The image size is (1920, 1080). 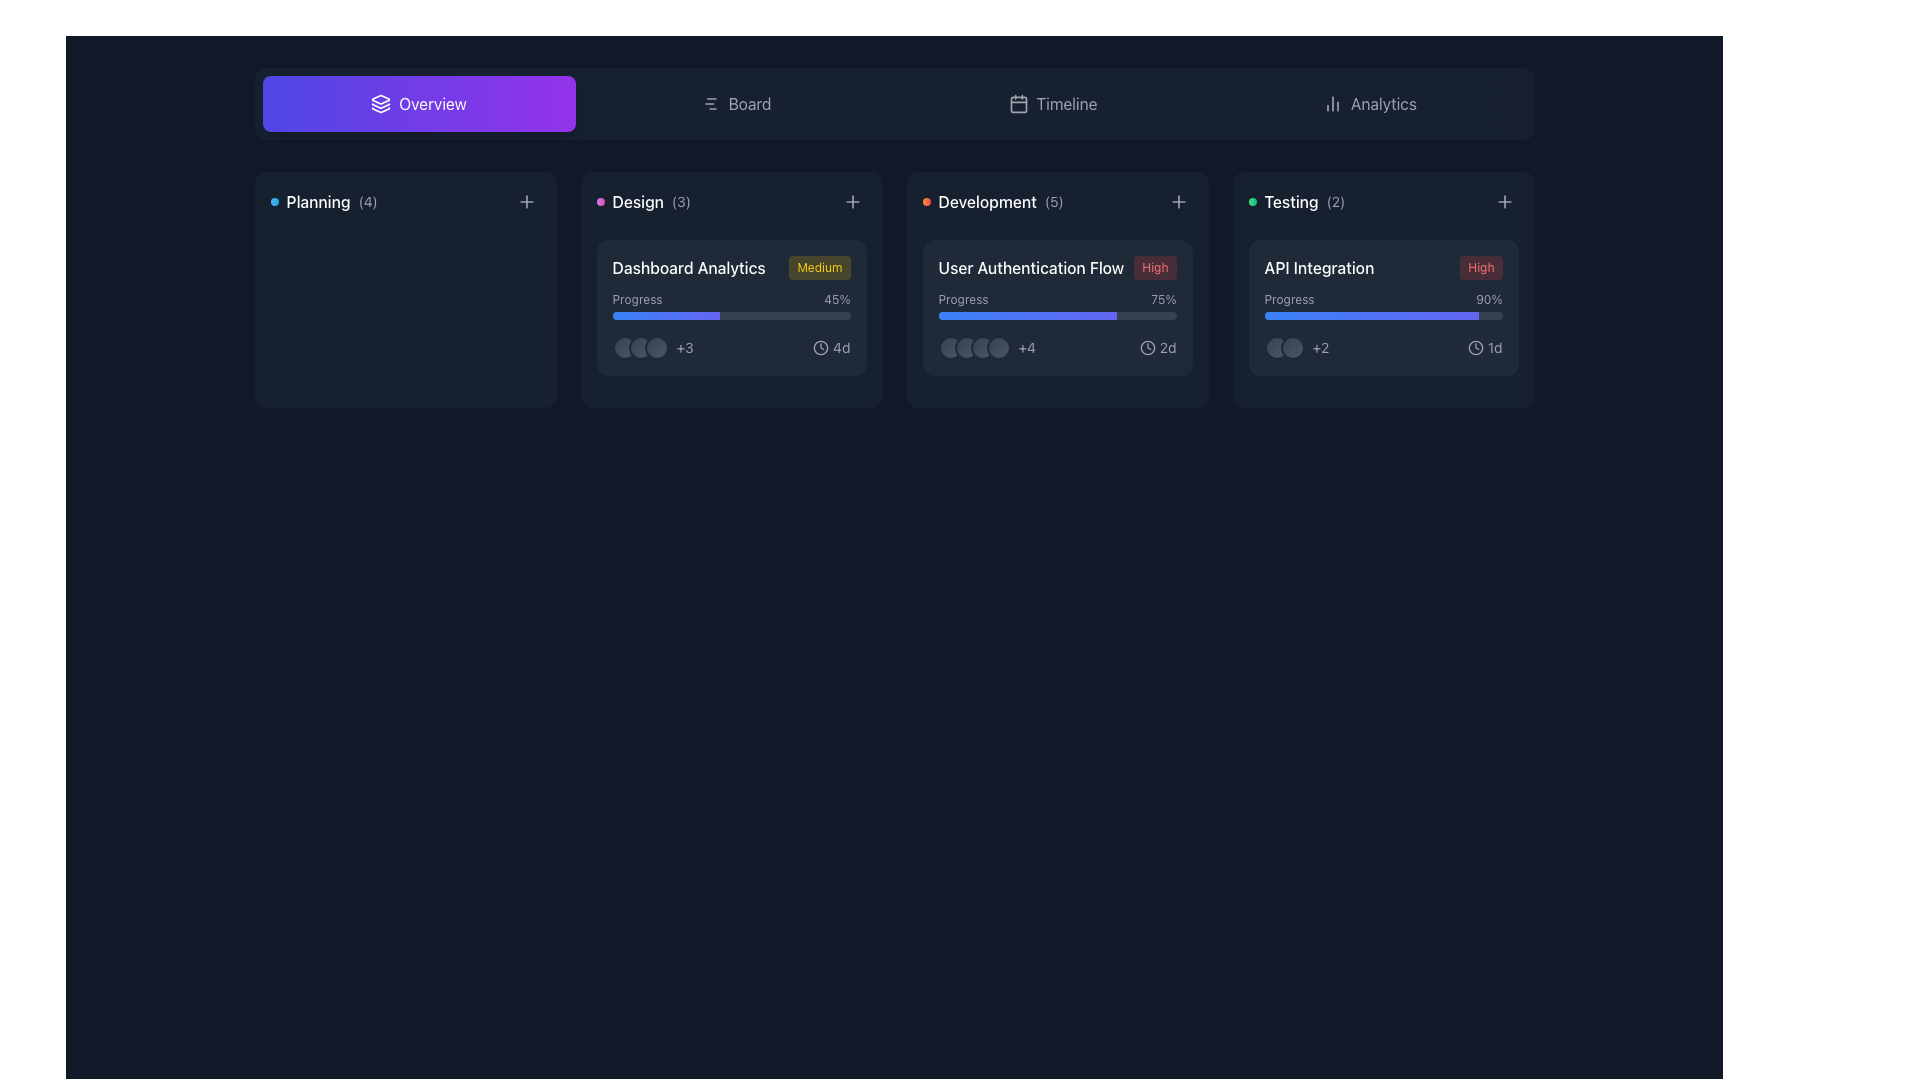 I want to click on the second circular avatar indicator located under the 'User Authentication Flow' progress bar in the development section, so click(x=966, y=346).